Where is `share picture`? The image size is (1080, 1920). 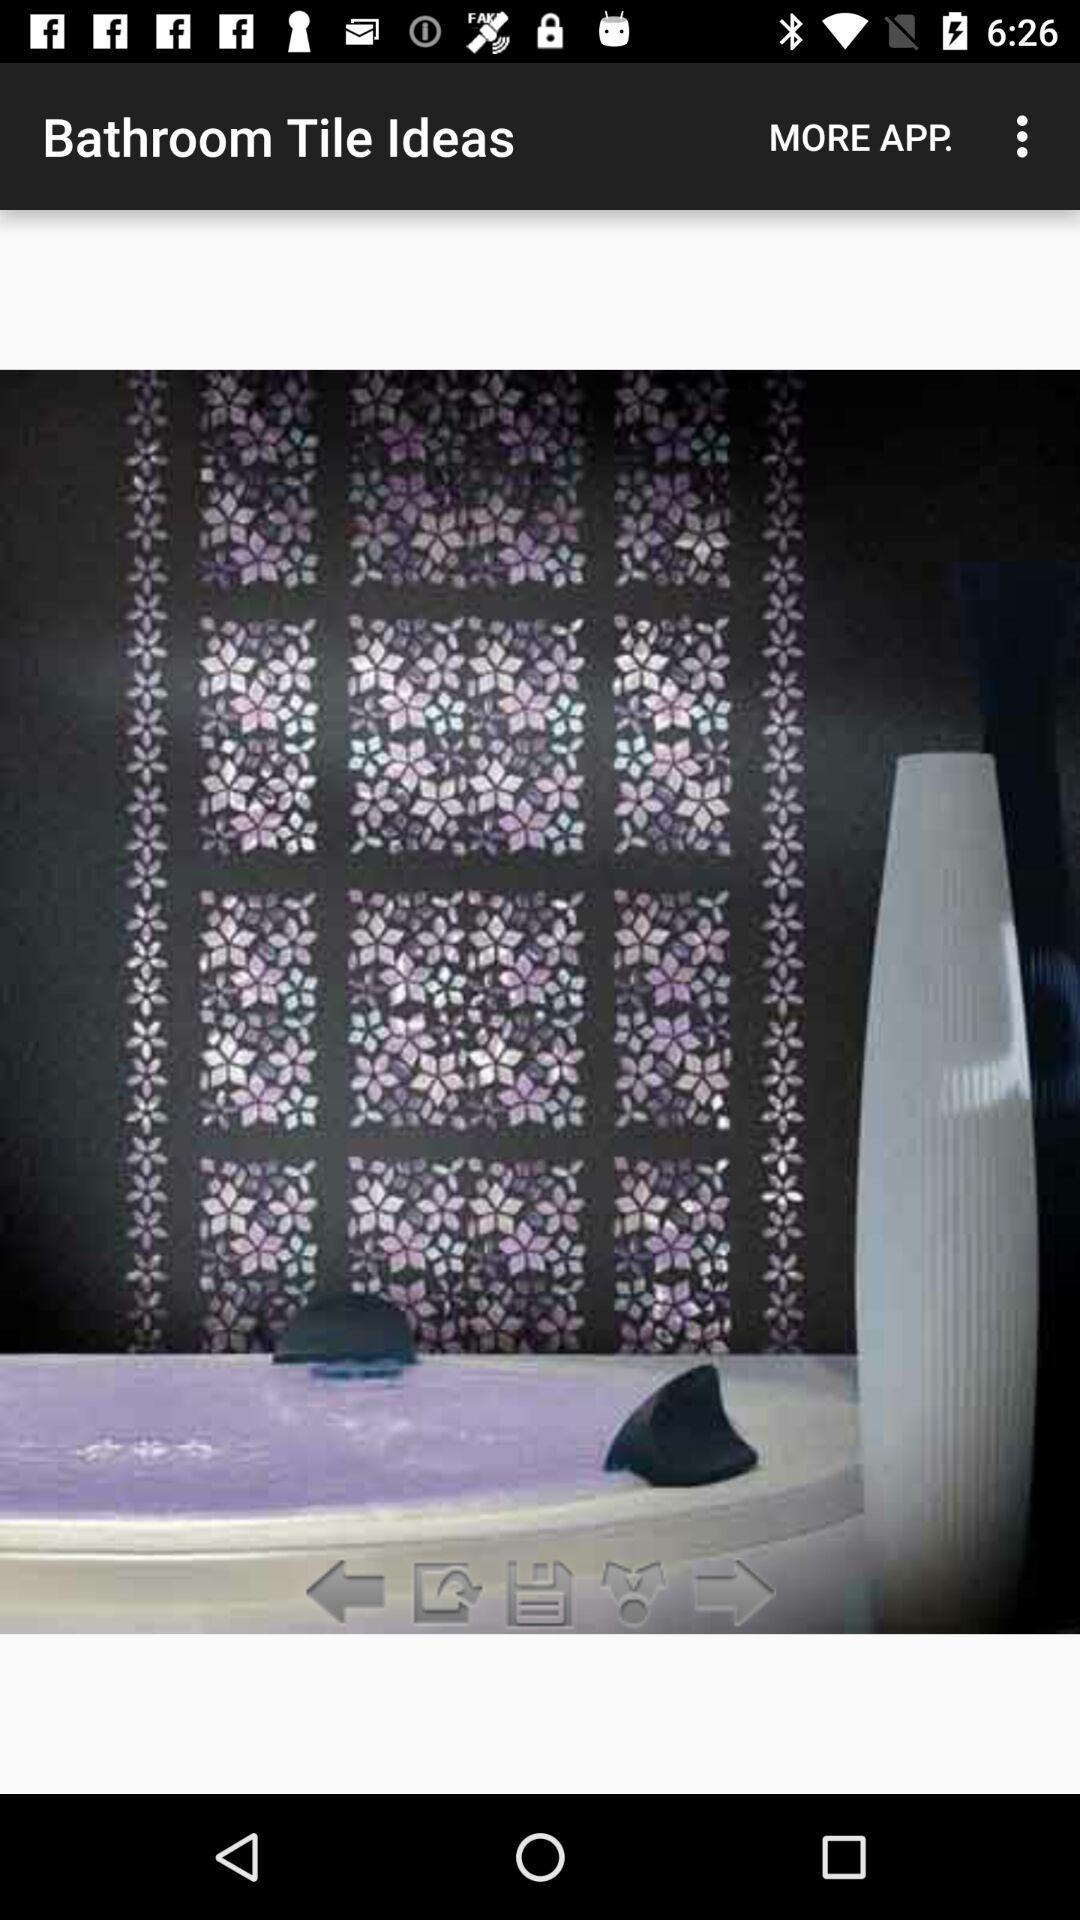
share picture is located at coordinates (634, 1593).